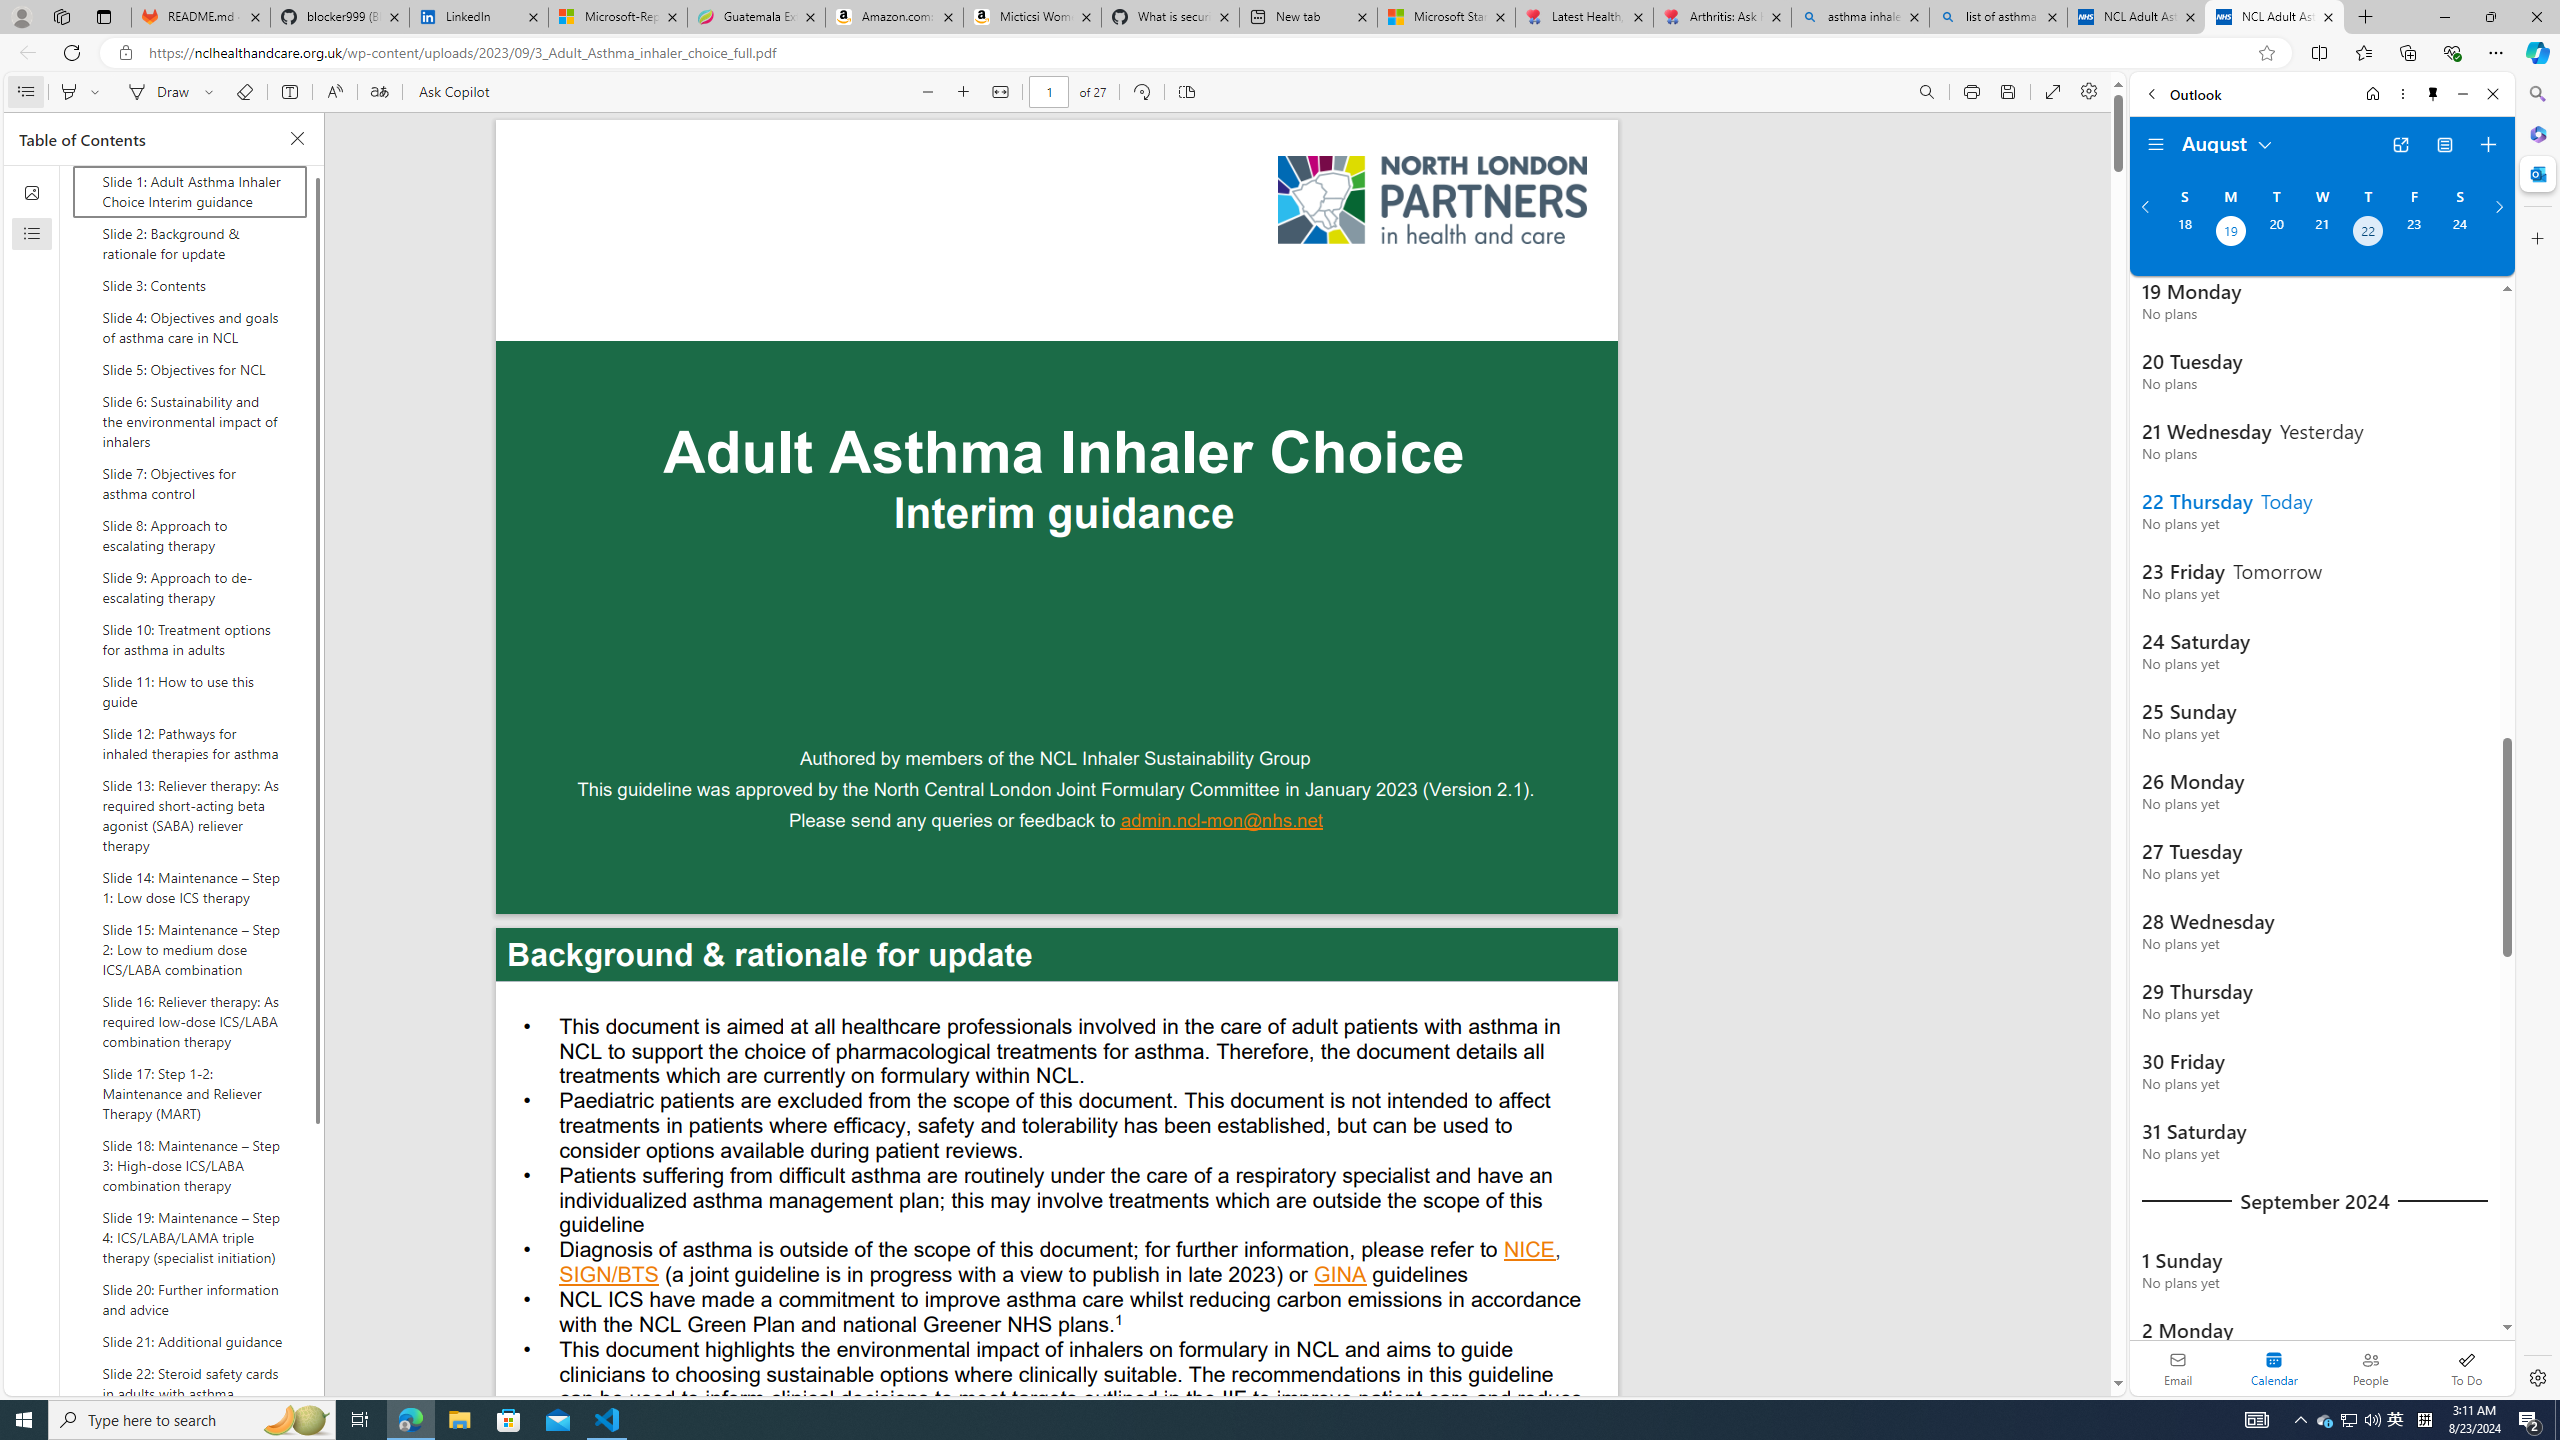 The image size is (2560, 1440). I want to click on 'Print (Ctrl+P)', so click(1972, 91).